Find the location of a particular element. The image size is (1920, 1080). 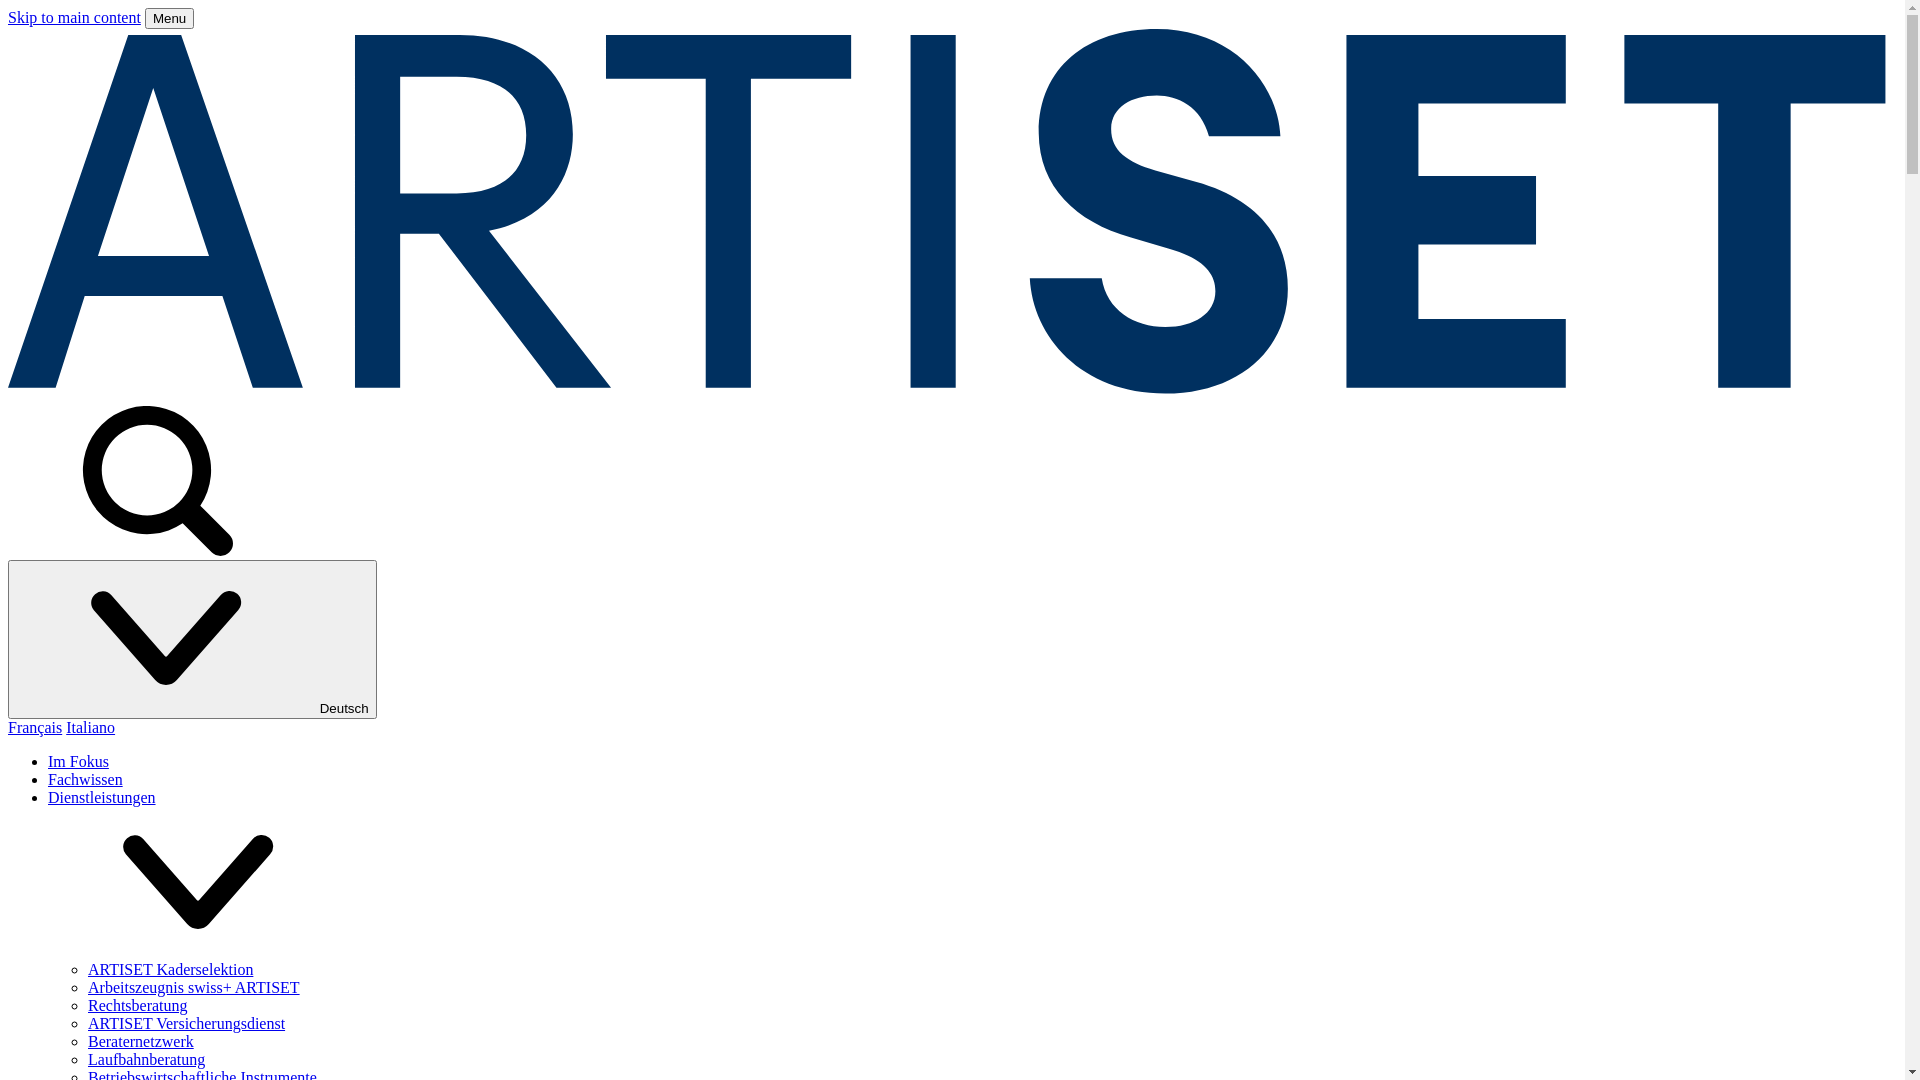

'ARTISET Kaderselektion' is located at coordinates (170, 968).